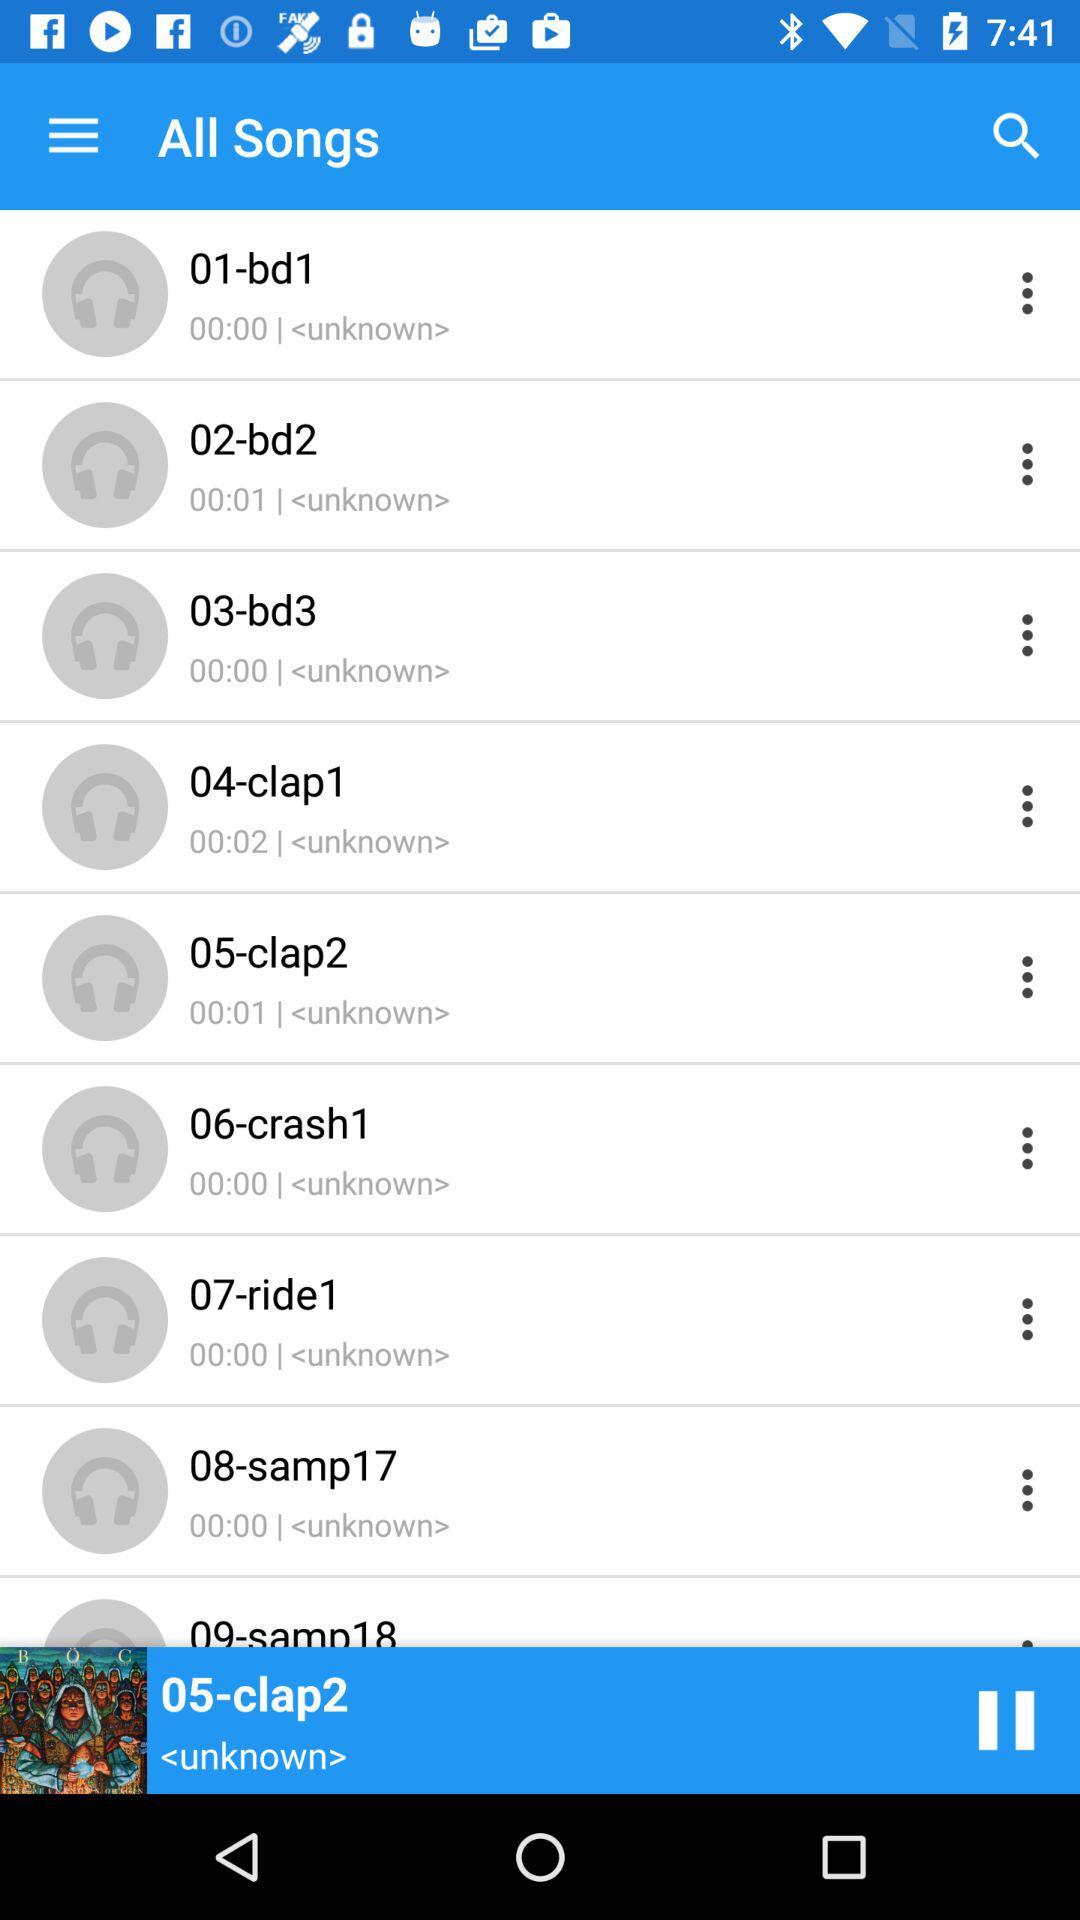 This screenshot has width=1080, height=1920. I want to click on see information on file, so click(1027, 1148).